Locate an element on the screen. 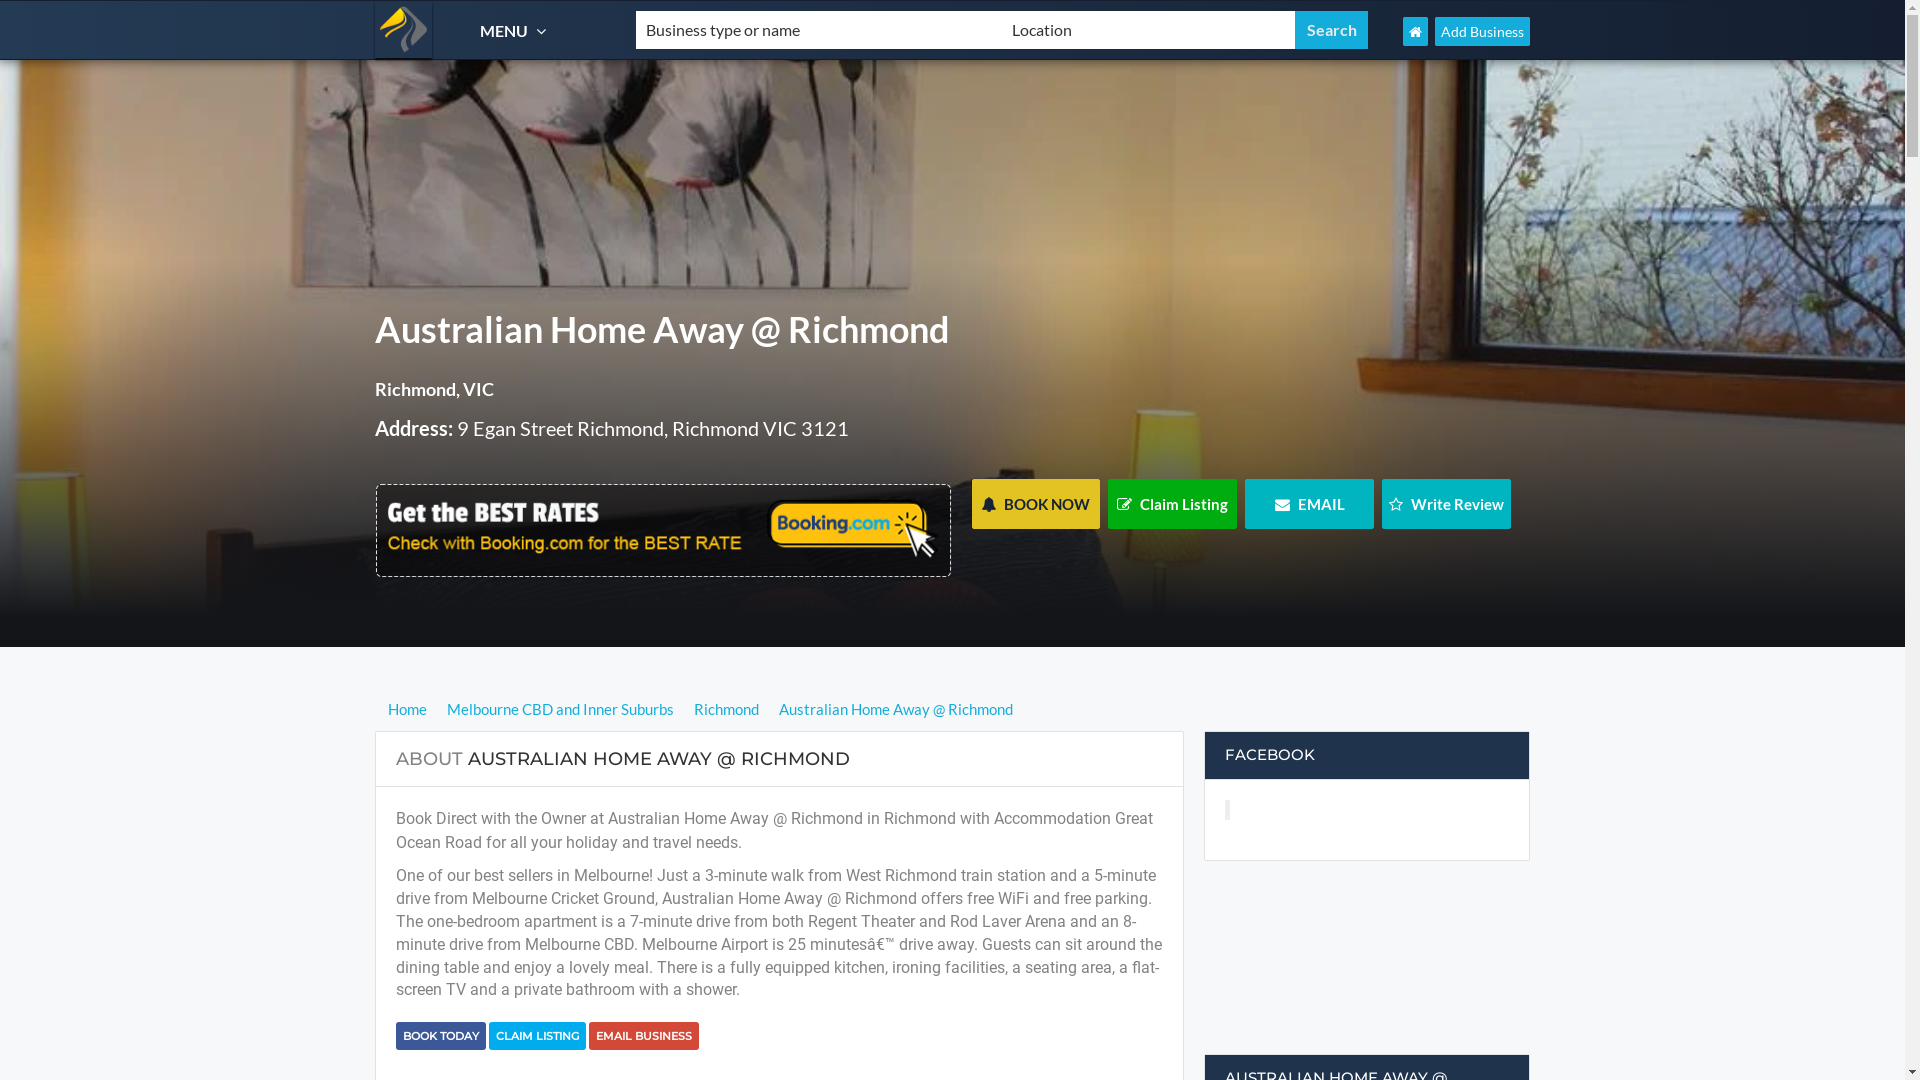 This screenshot has width=1920, height=1080. ' EMAIL' is located at coordinates (1243, 503).